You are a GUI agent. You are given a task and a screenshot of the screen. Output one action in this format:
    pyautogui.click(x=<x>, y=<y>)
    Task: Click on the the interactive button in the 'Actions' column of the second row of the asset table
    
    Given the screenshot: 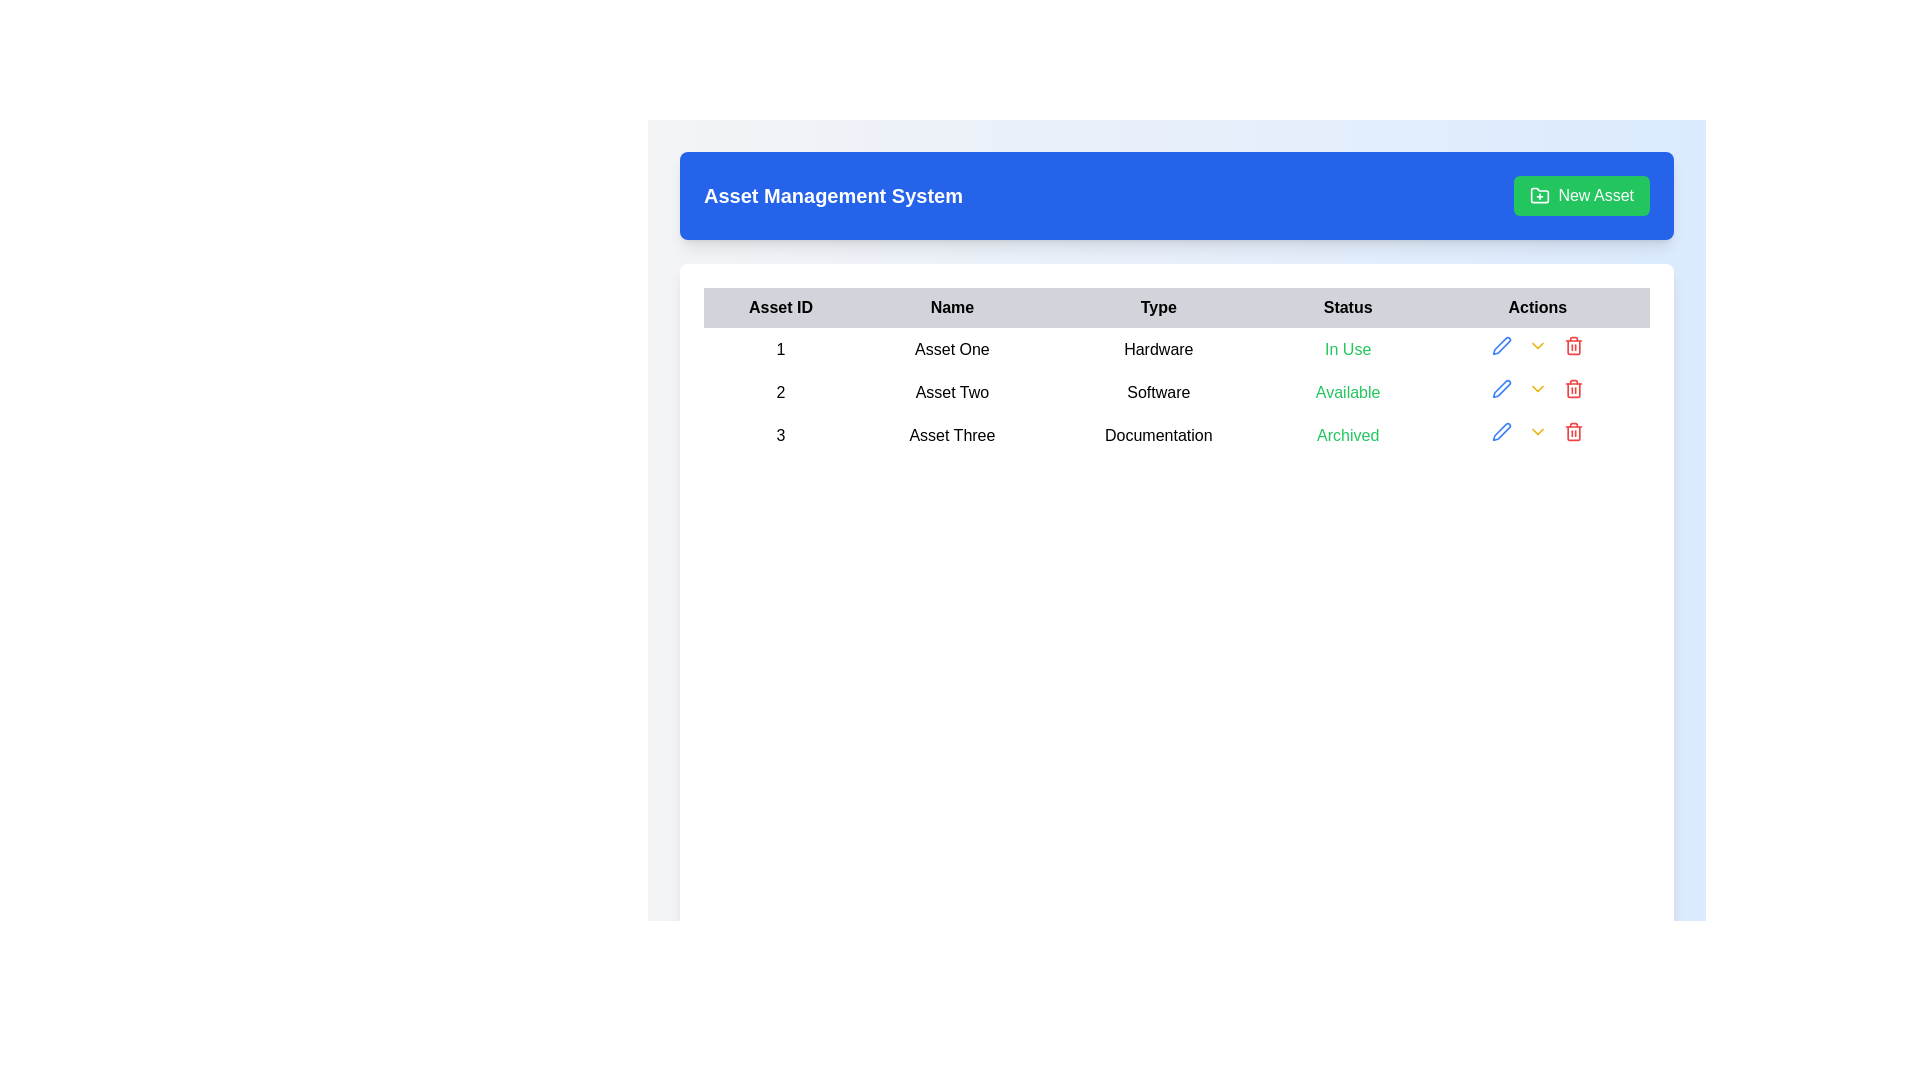 What is the action you would take?
    pyautogui.click(x=1536, y=389)
    